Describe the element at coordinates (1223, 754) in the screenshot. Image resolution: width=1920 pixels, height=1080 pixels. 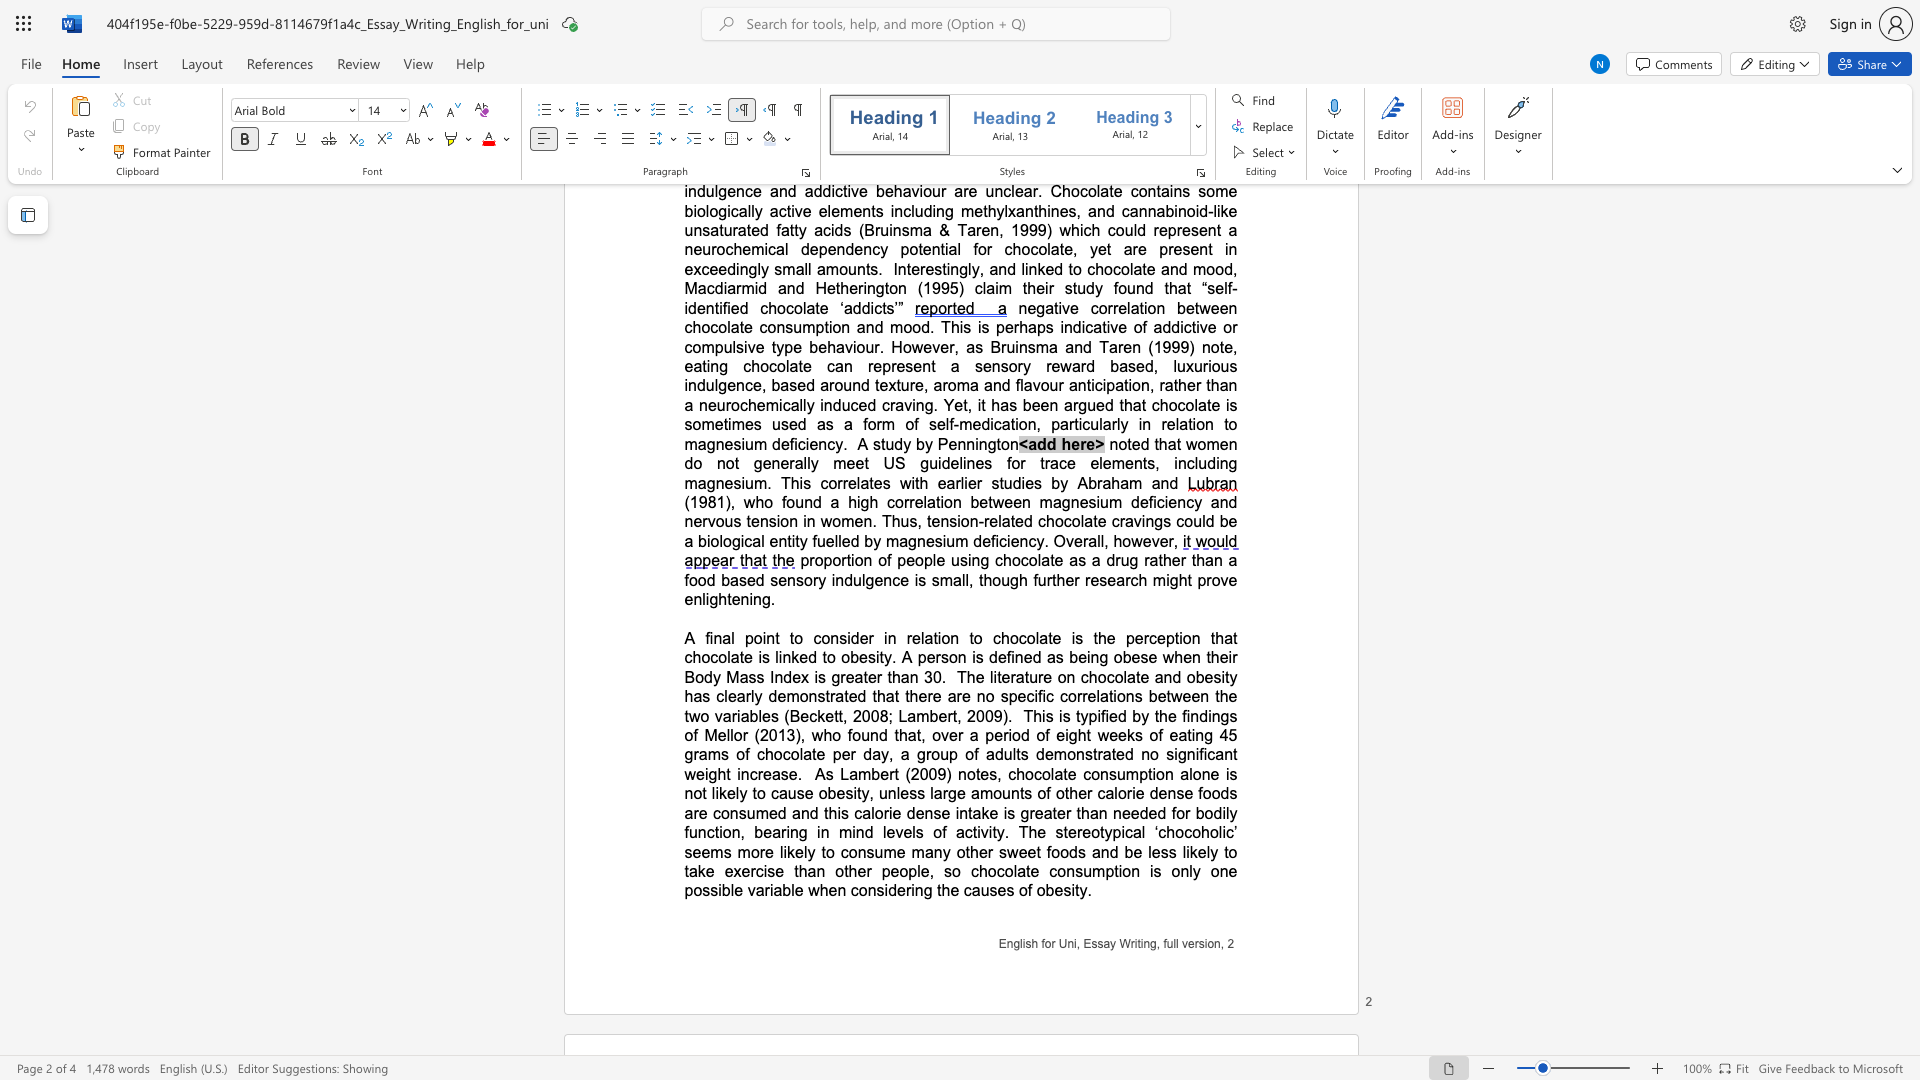
I see `the subset text "nt we" within the text "no significant weight increase"` at that location.